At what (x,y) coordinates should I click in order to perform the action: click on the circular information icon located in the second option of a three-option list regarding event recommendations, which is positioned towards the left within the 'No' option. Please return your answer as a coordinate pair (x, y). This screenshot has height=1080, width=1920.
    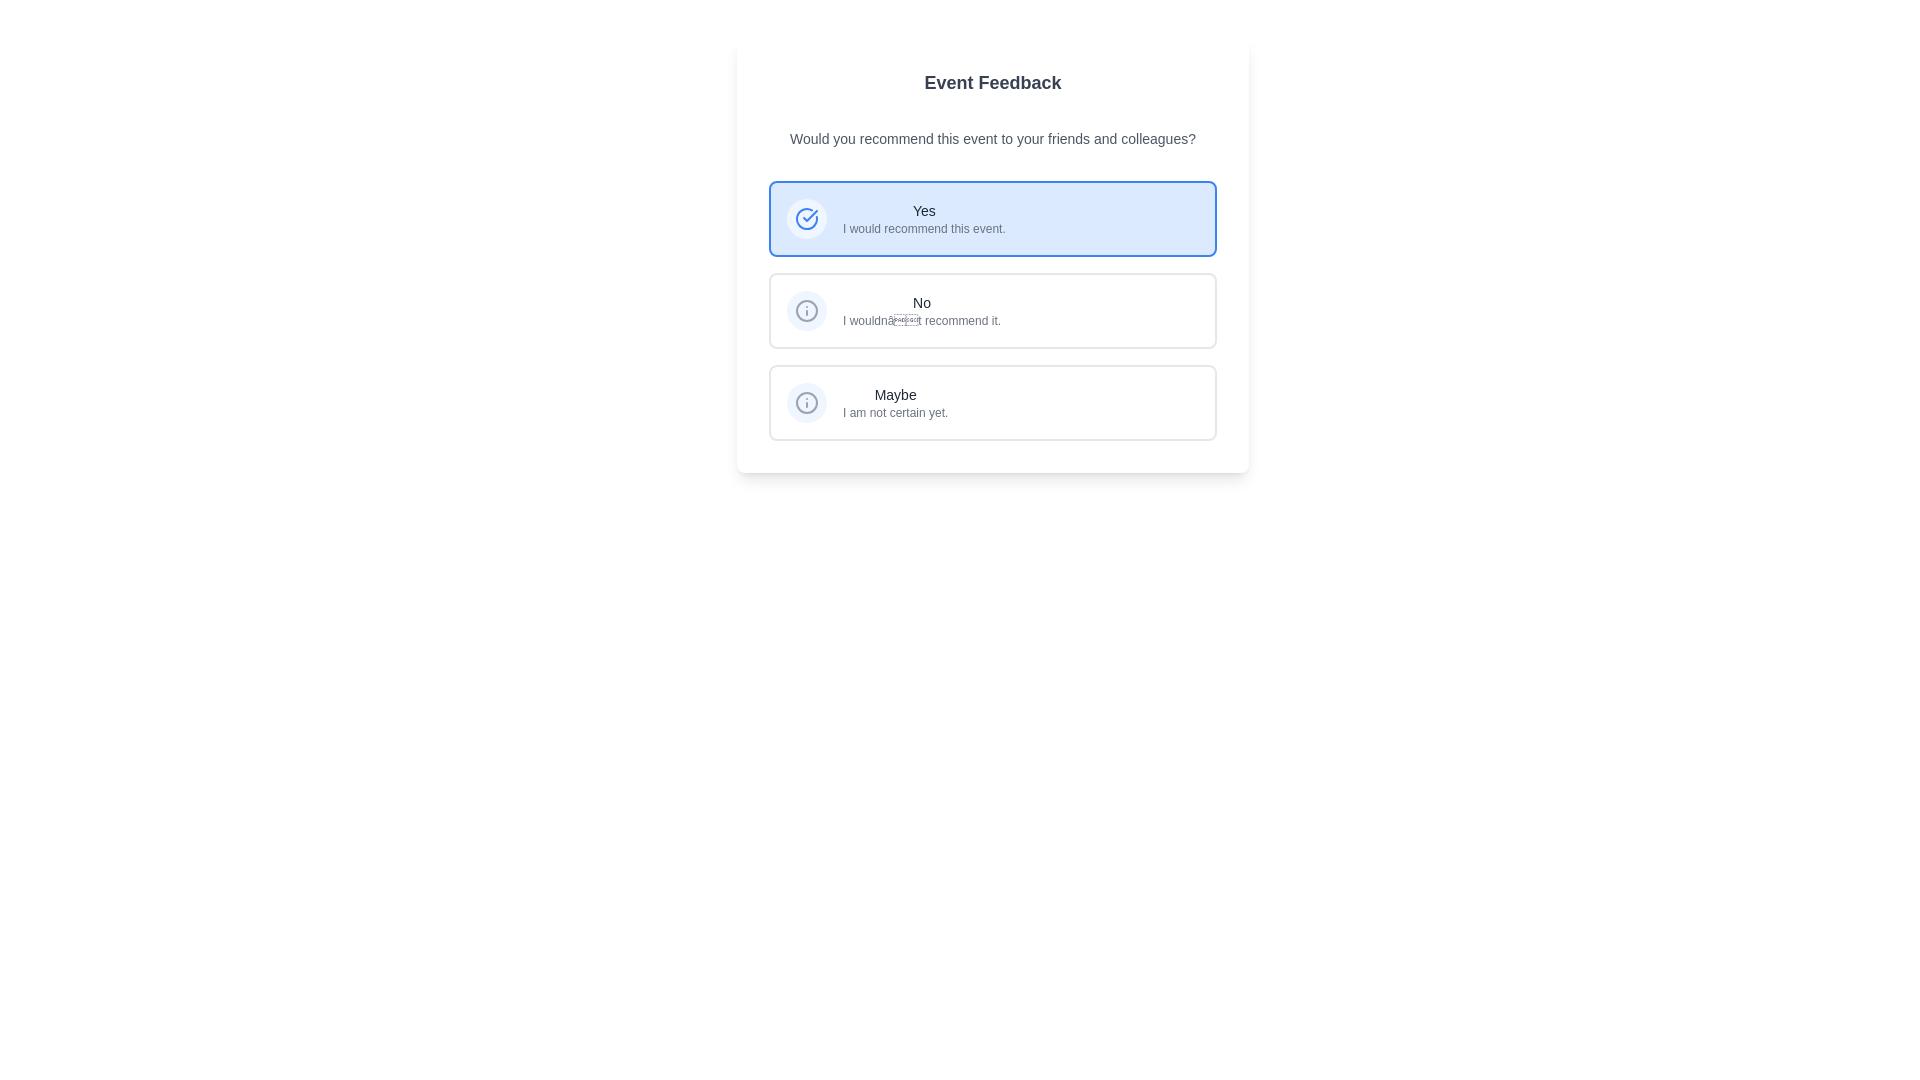
    Looking at the image, I should click on (806, 311).